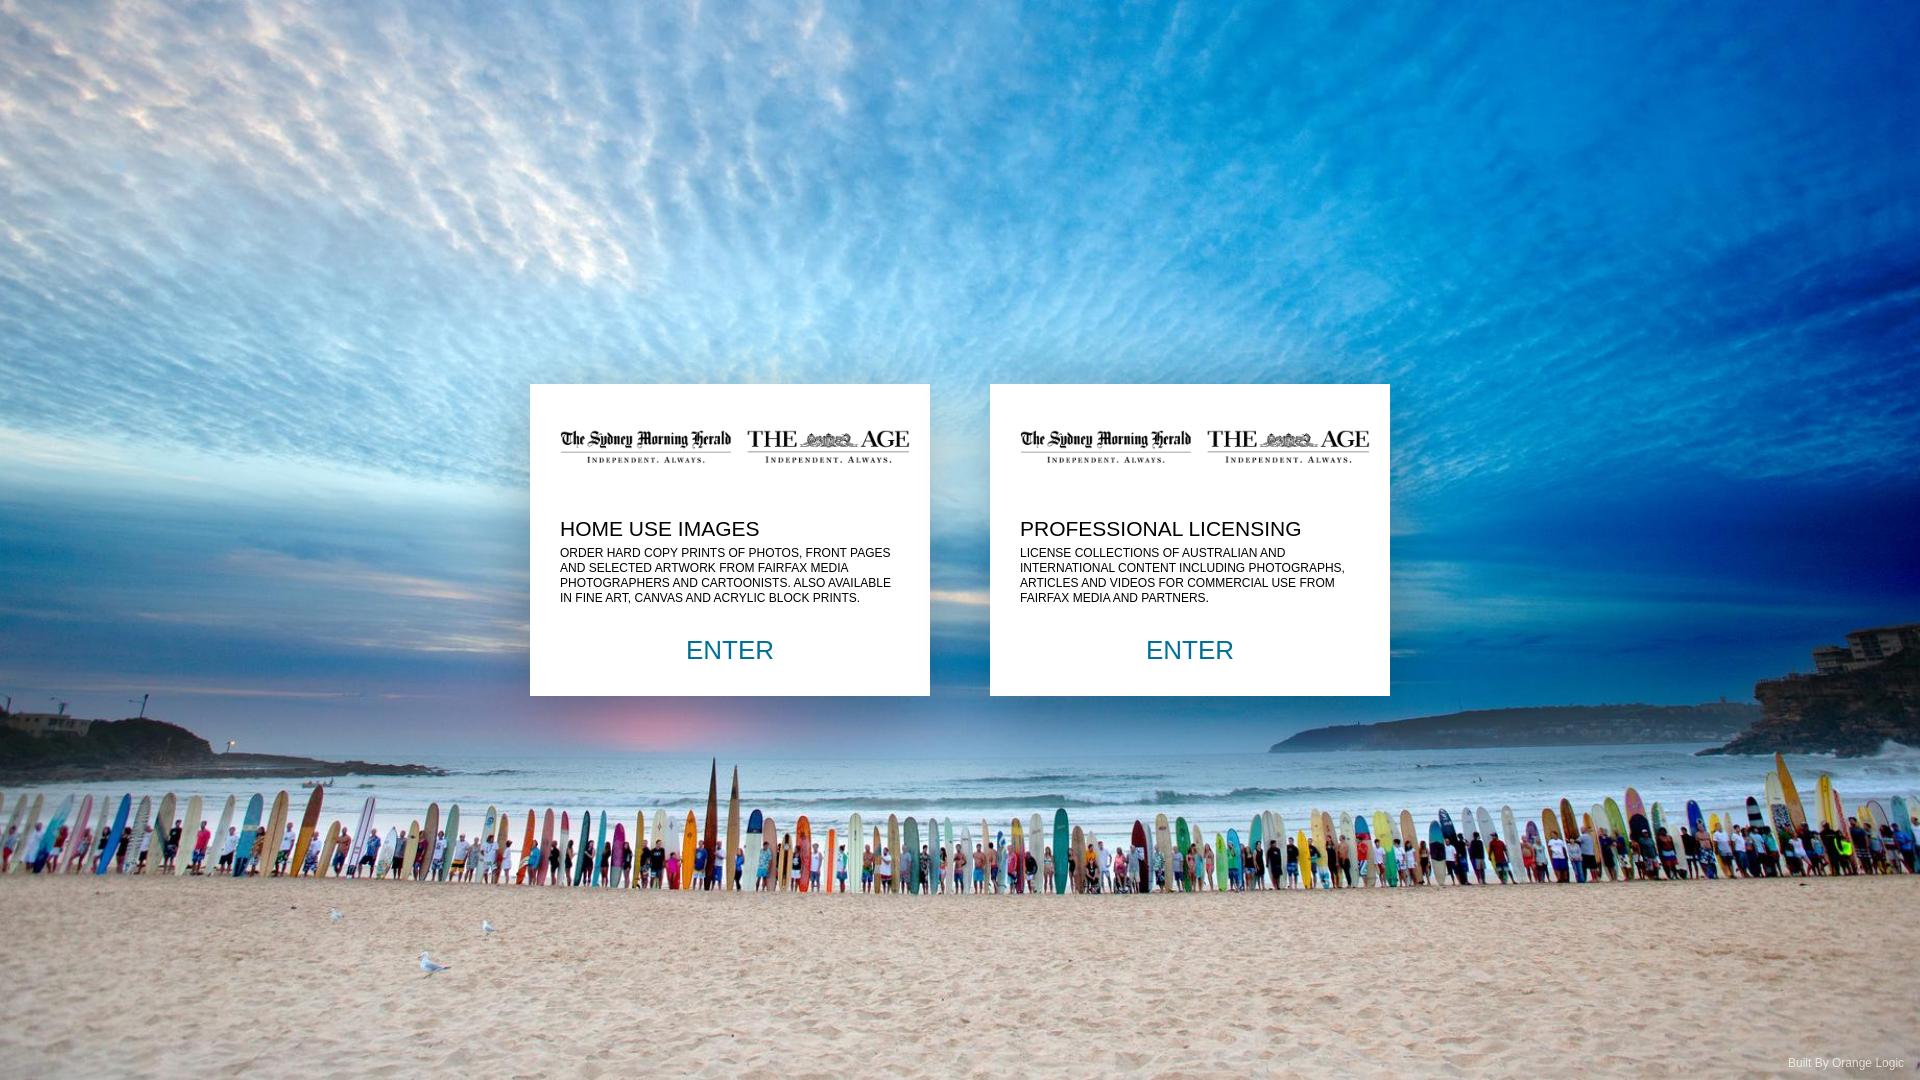  Describe the element at coordinates (729, 650) in the screenshot. I see `'ENTER'` at that location.